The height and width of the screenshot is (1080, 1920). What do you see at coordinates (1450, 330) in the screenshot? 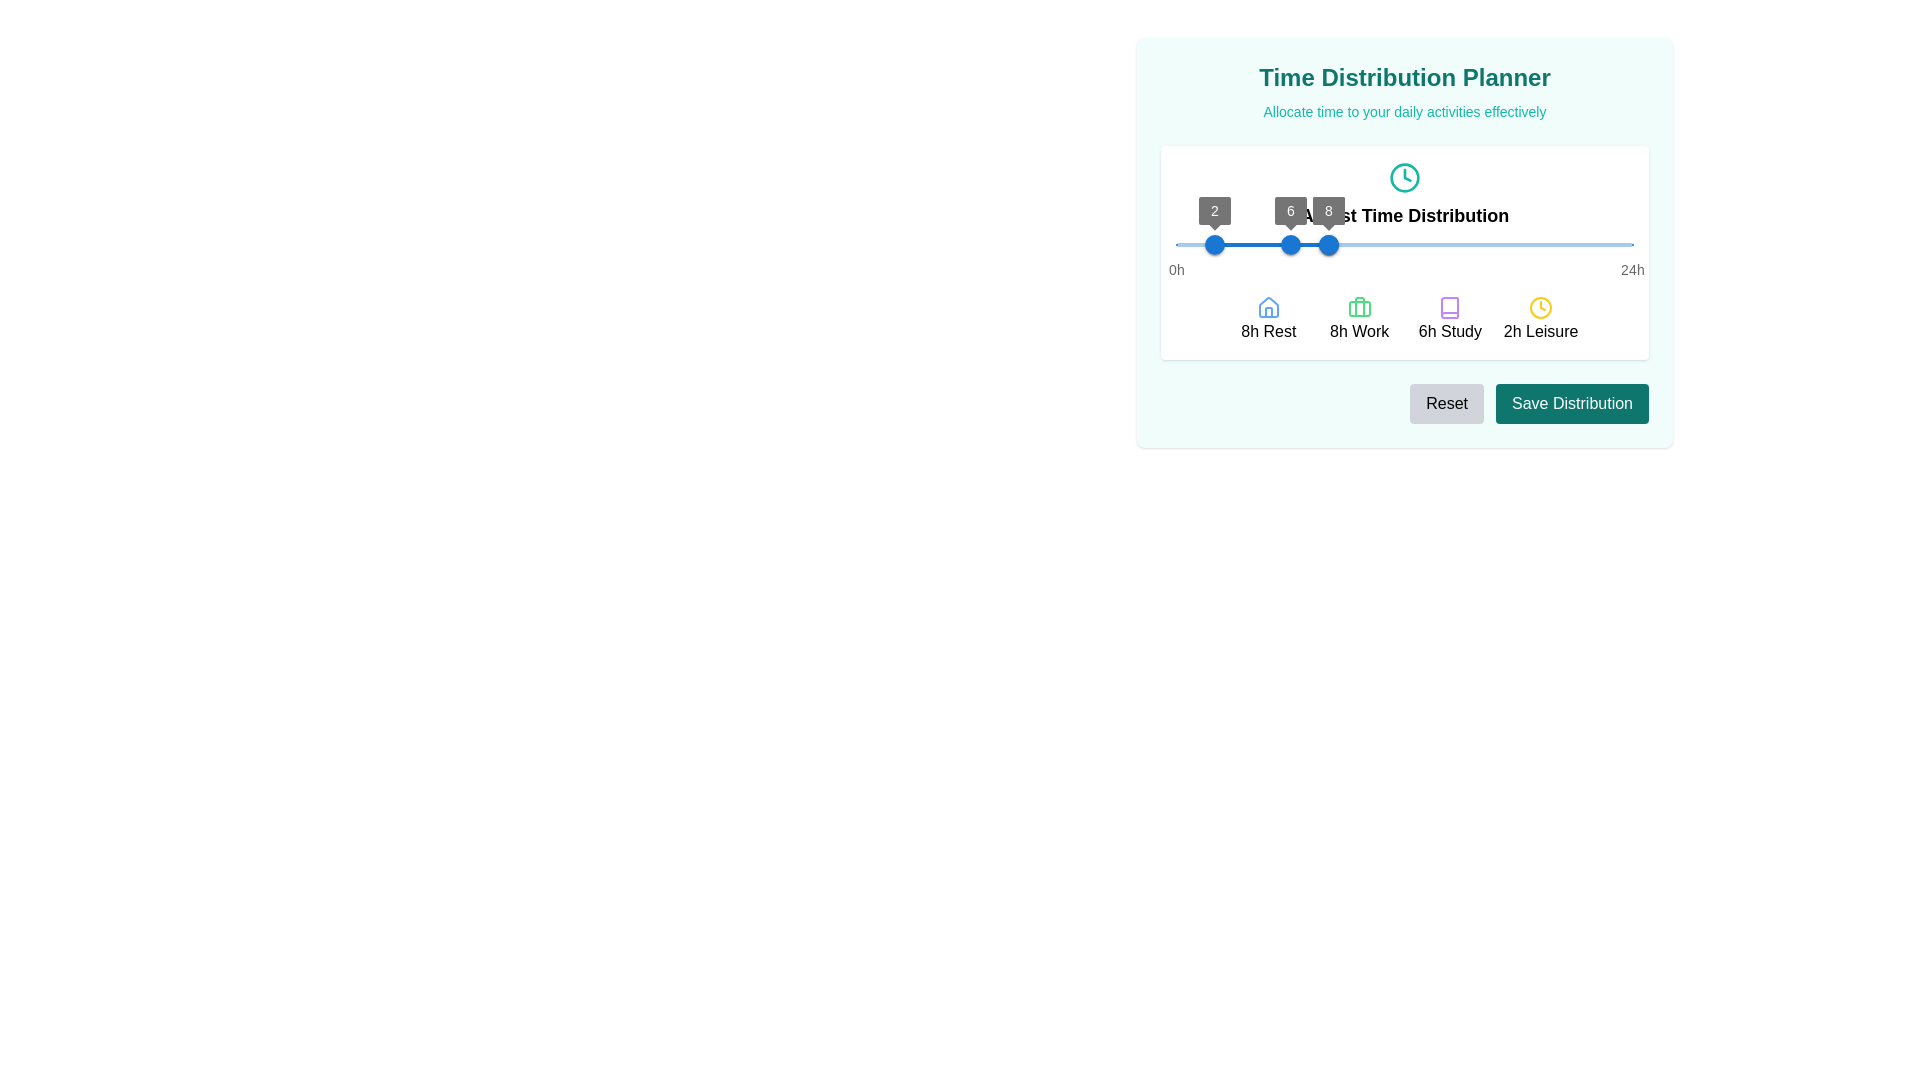
I see `the context of the text label displaying '6h Study', which is styled in black and positioned beneath the purple book icon` at bounding box center [1450, 330].